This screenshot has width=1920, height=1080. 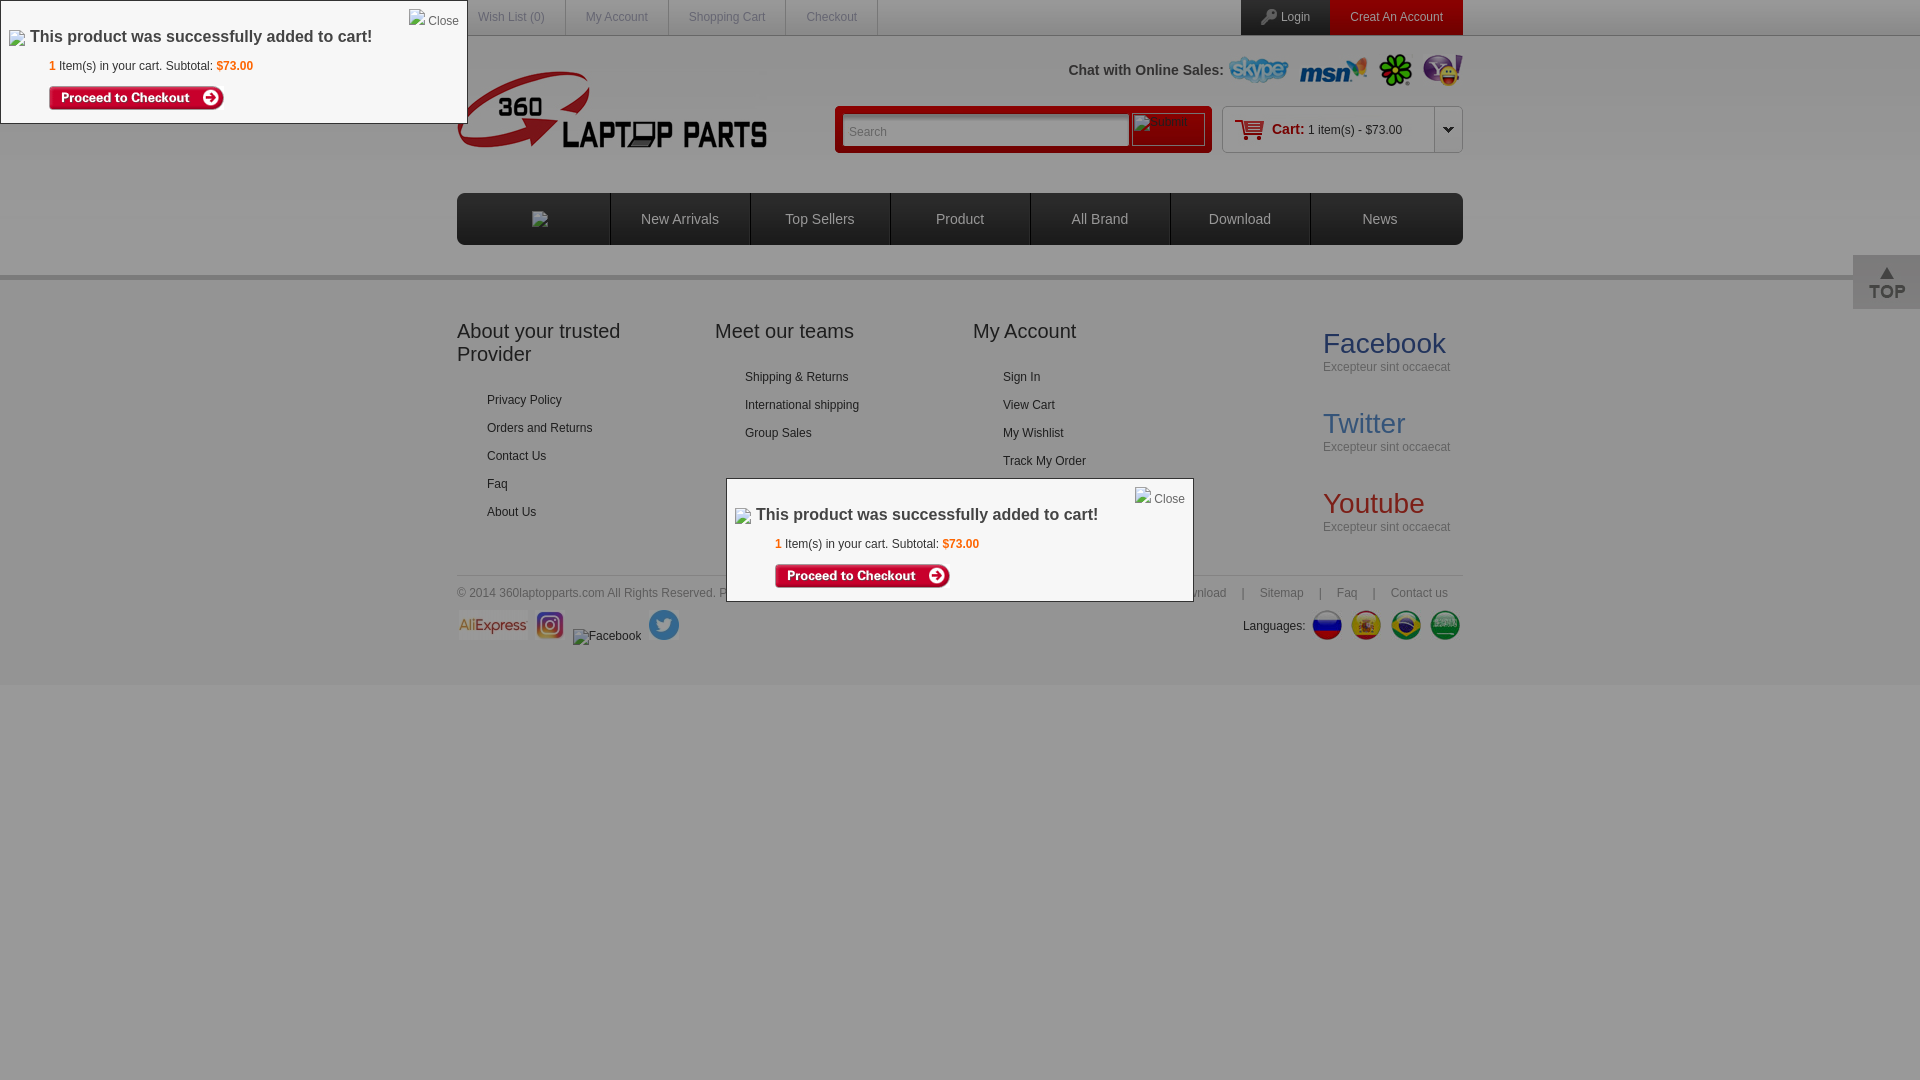 I want to click on 'International shipping', so click(x=801, y=405).